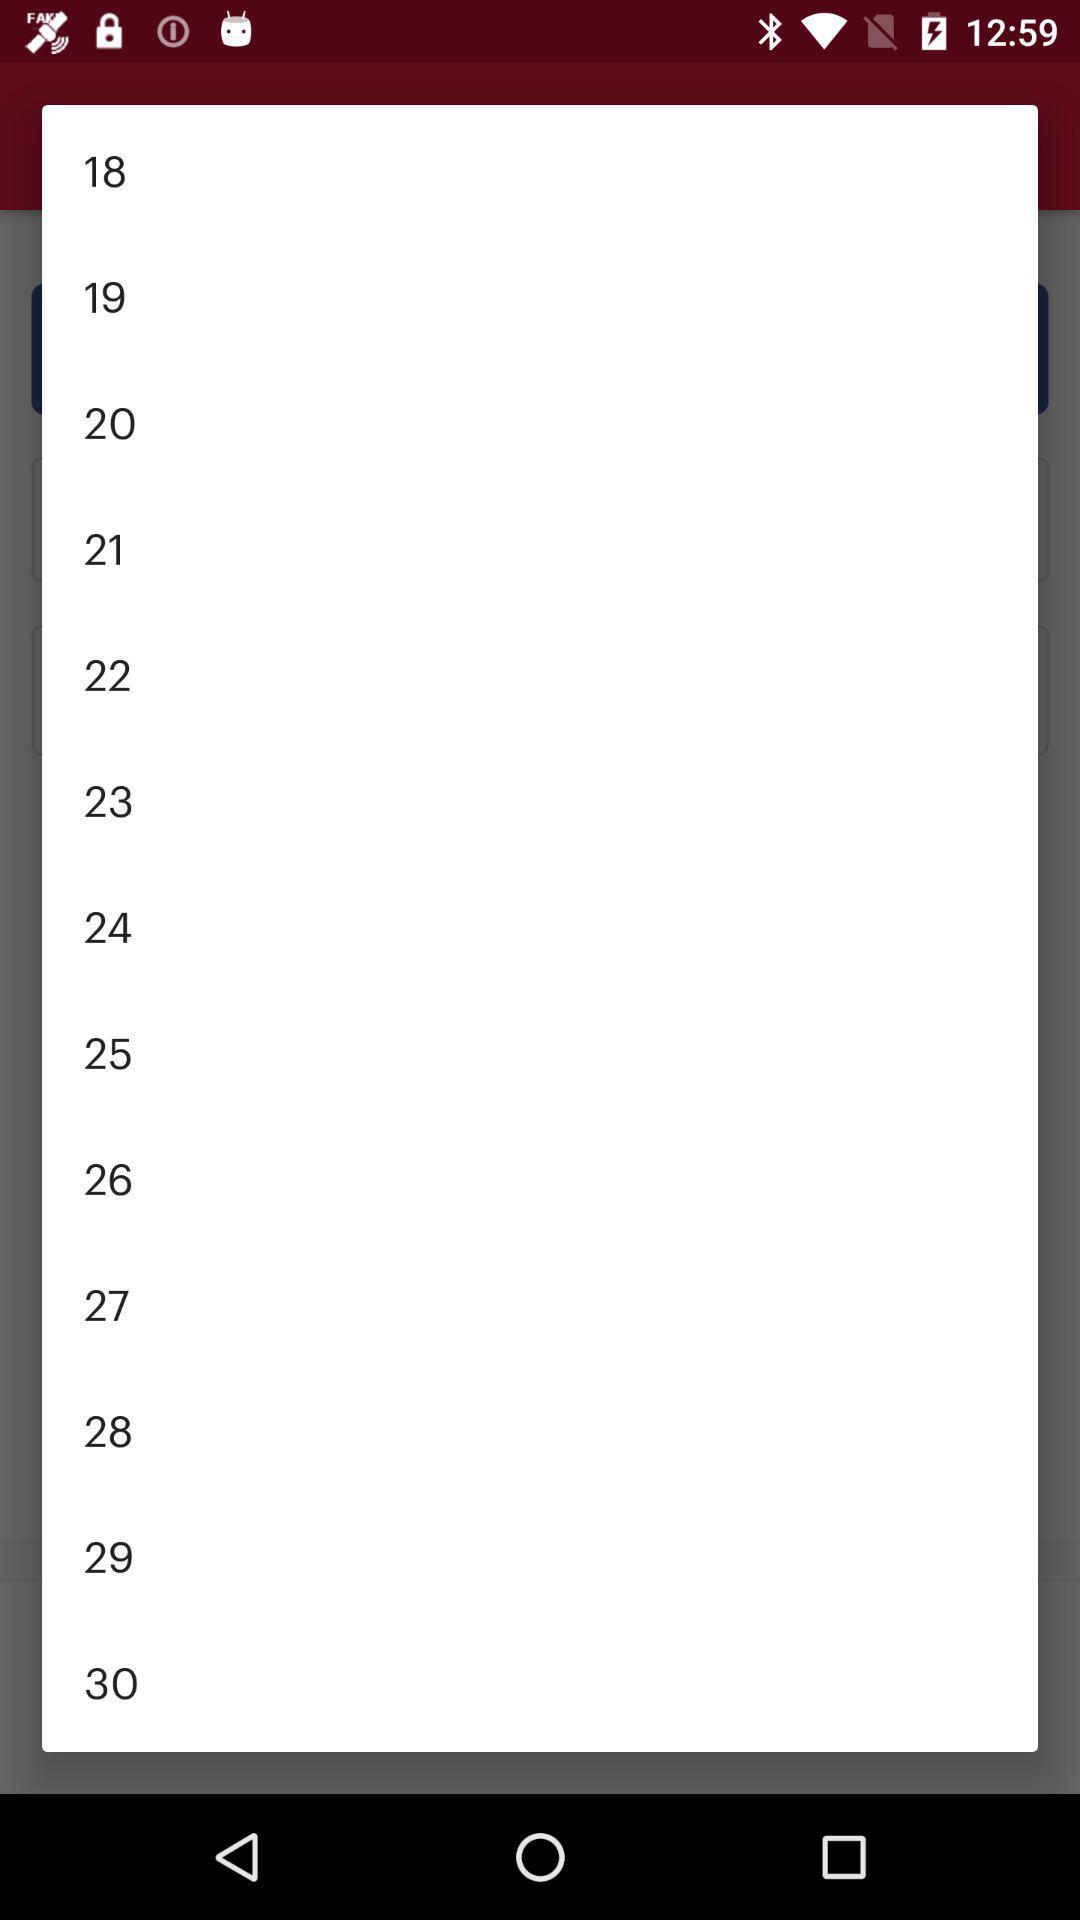 The width and height of the screenshot is (1080, 1920). What do you see at coordinates (540, 1176) in the screenshot?
I see `26` at bounding box center [540, 1176].